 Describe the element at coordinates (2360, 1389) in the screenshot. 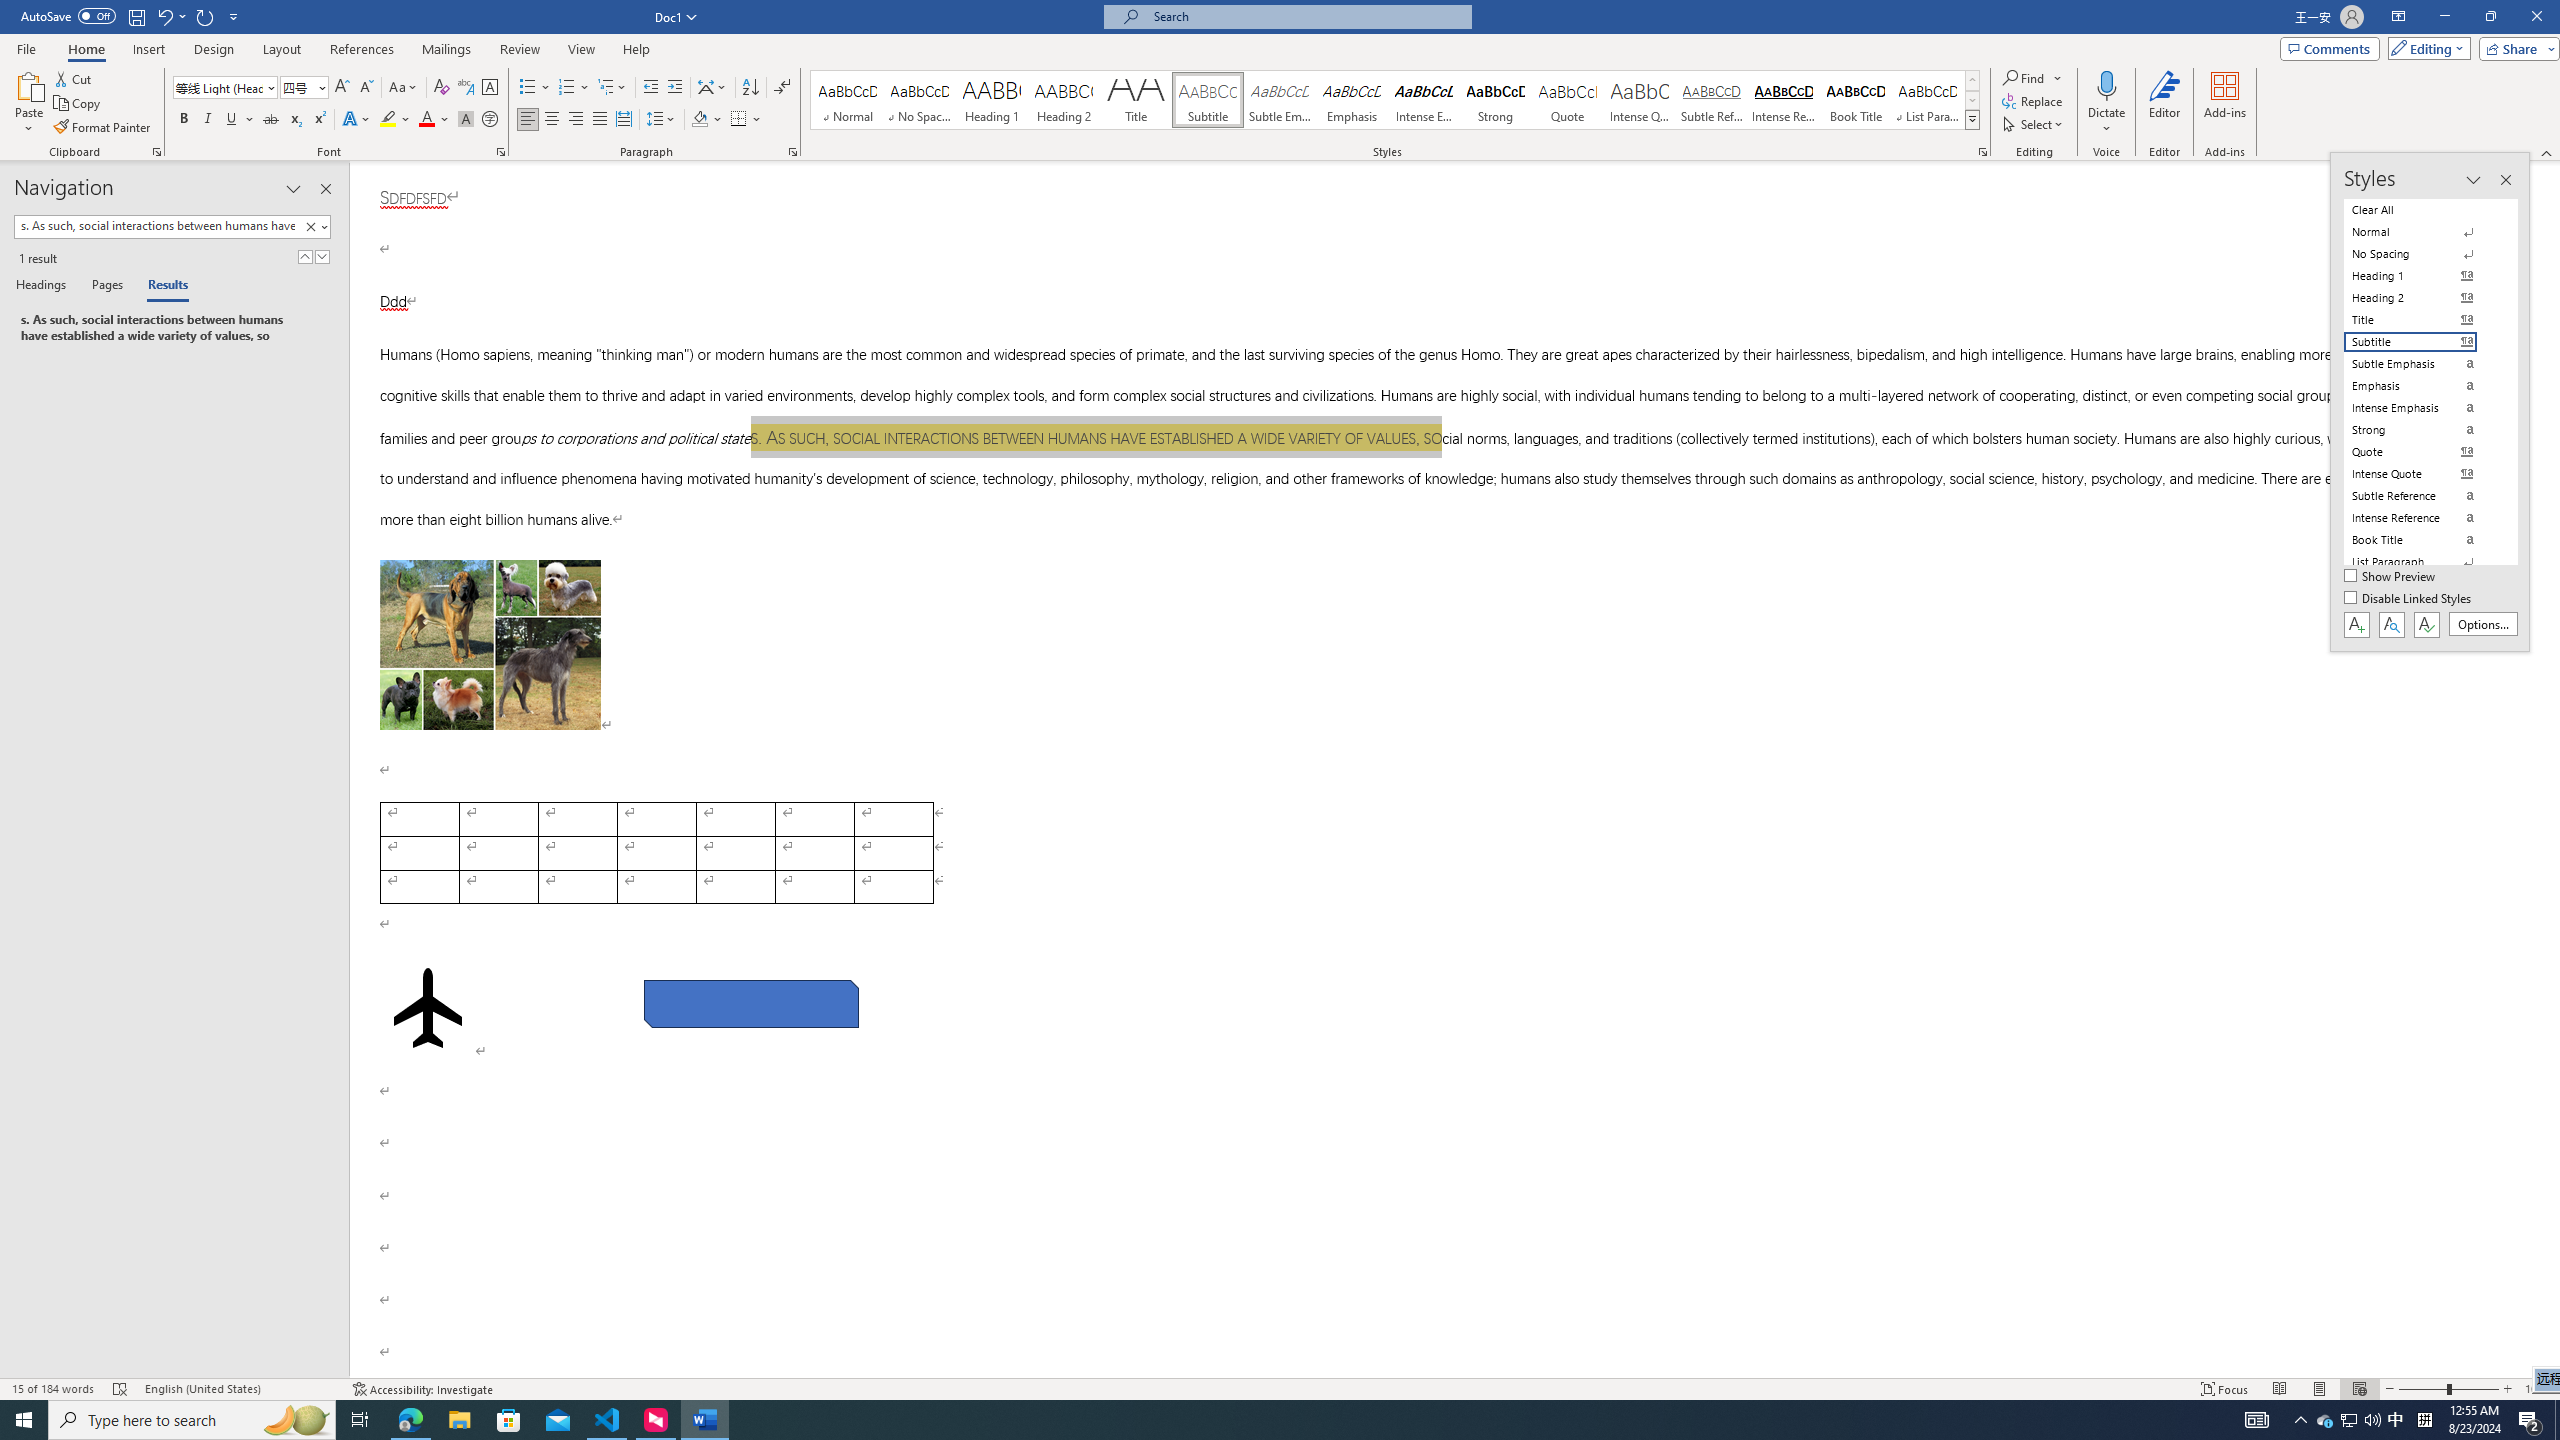

I see `'Web Layout'` at that location.